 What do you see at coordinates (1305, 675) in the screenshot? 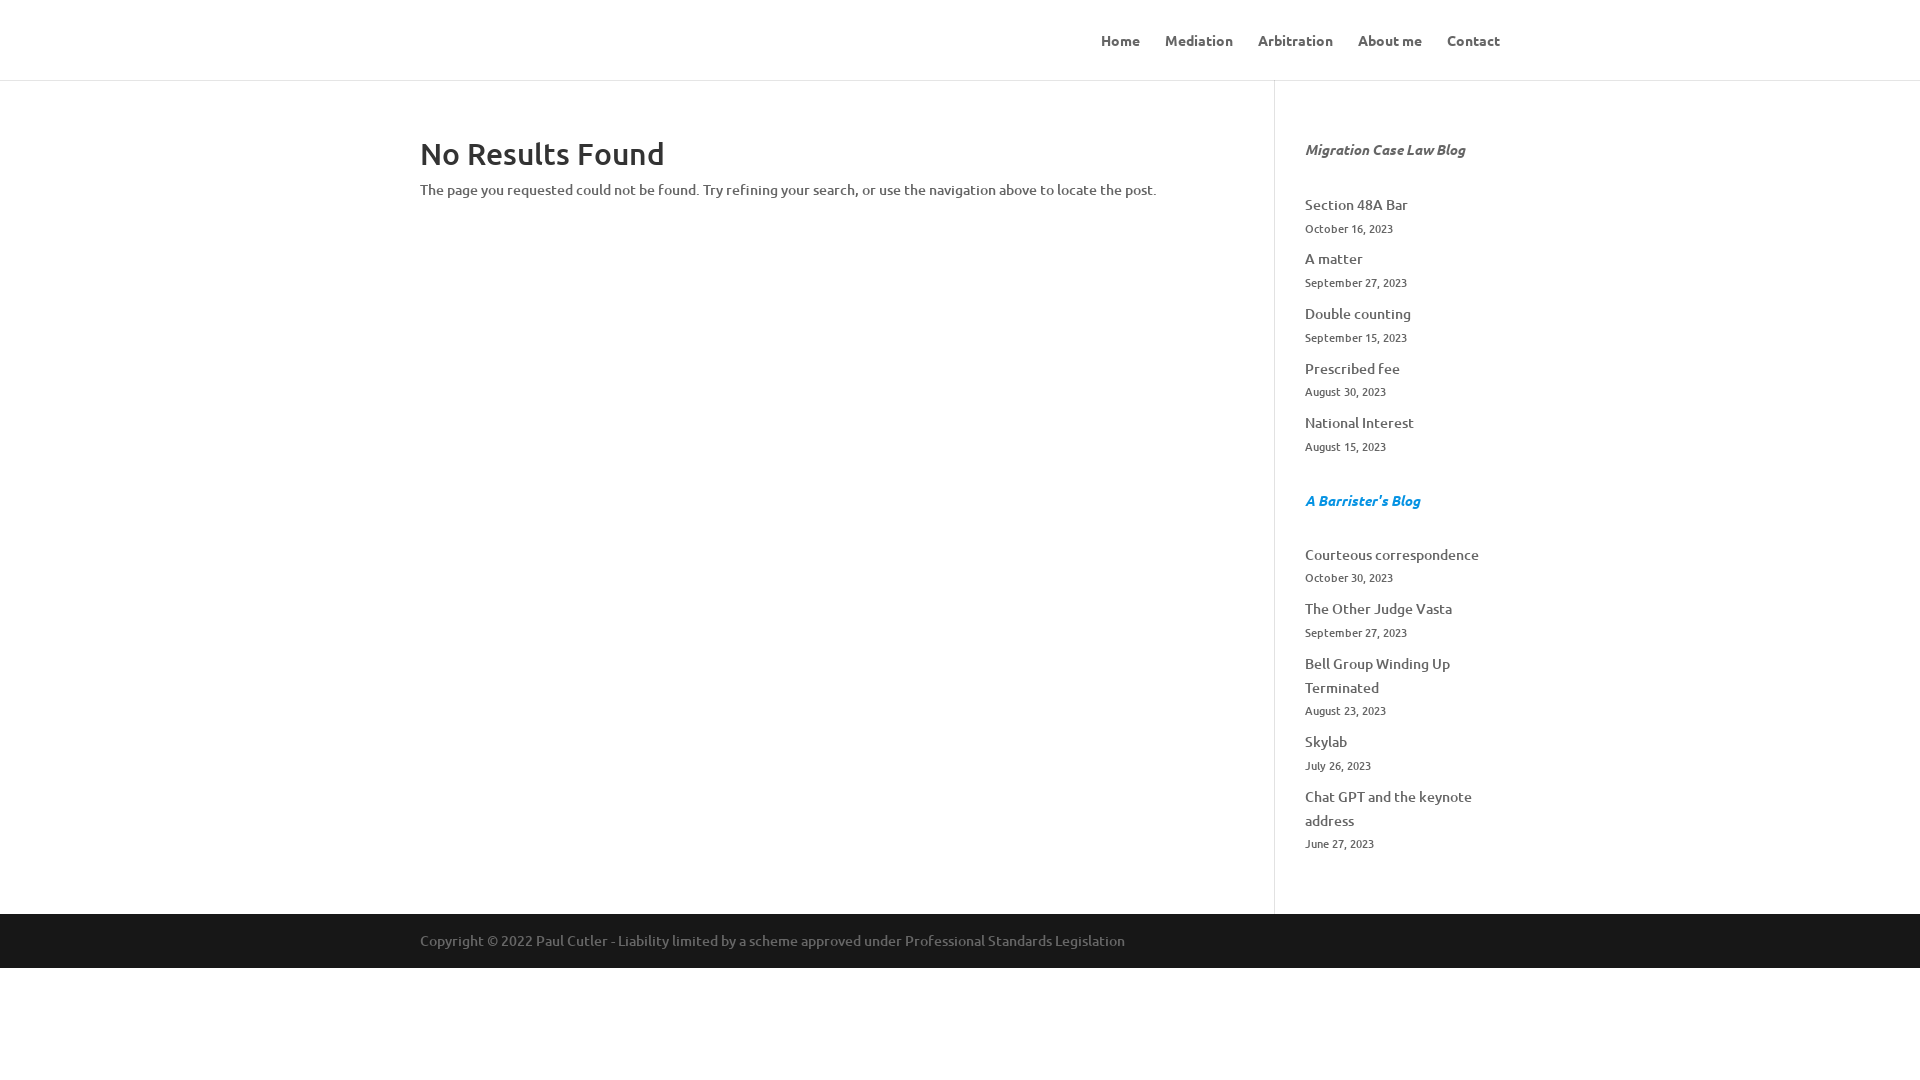
I see `'Bell Group Winding Up Terminated'` at bounding box center [1305, 675].